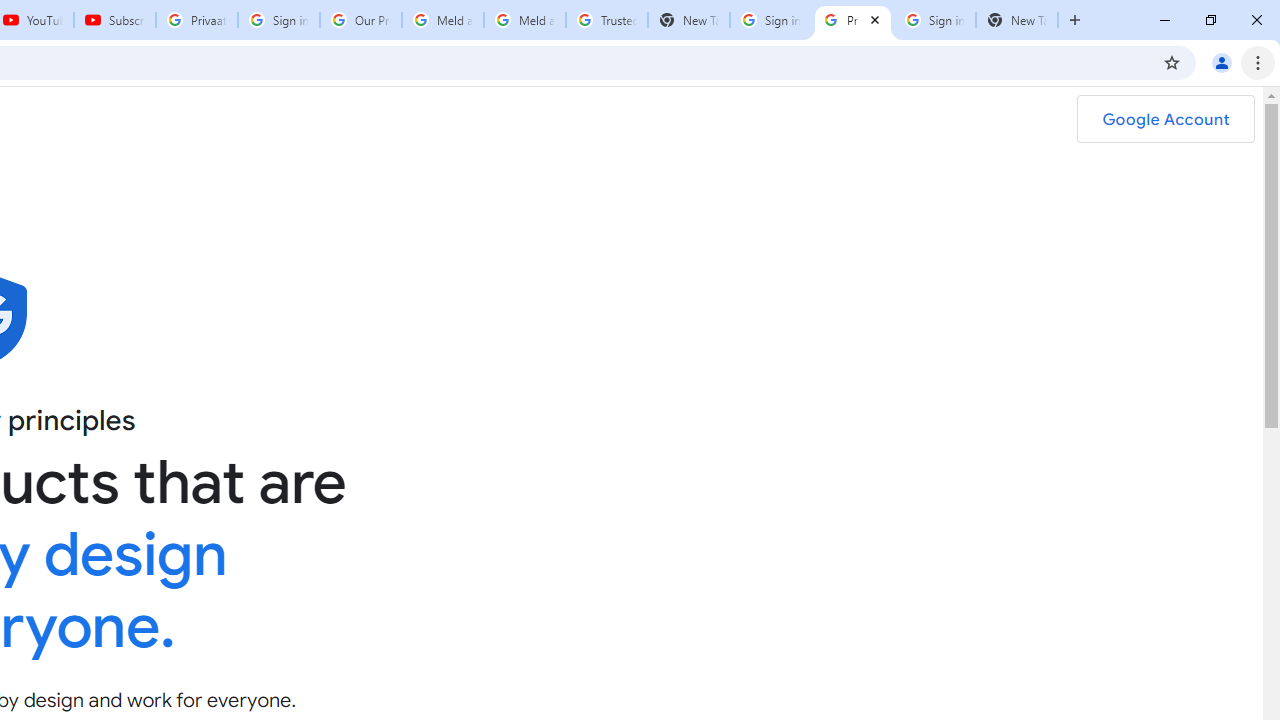 The width and height of the screenshot is (1280, 720). Describe the element at coordinates (852, 20) in the screenshot. I see `'Privacy Principles - Google Safety Center'` at that location.